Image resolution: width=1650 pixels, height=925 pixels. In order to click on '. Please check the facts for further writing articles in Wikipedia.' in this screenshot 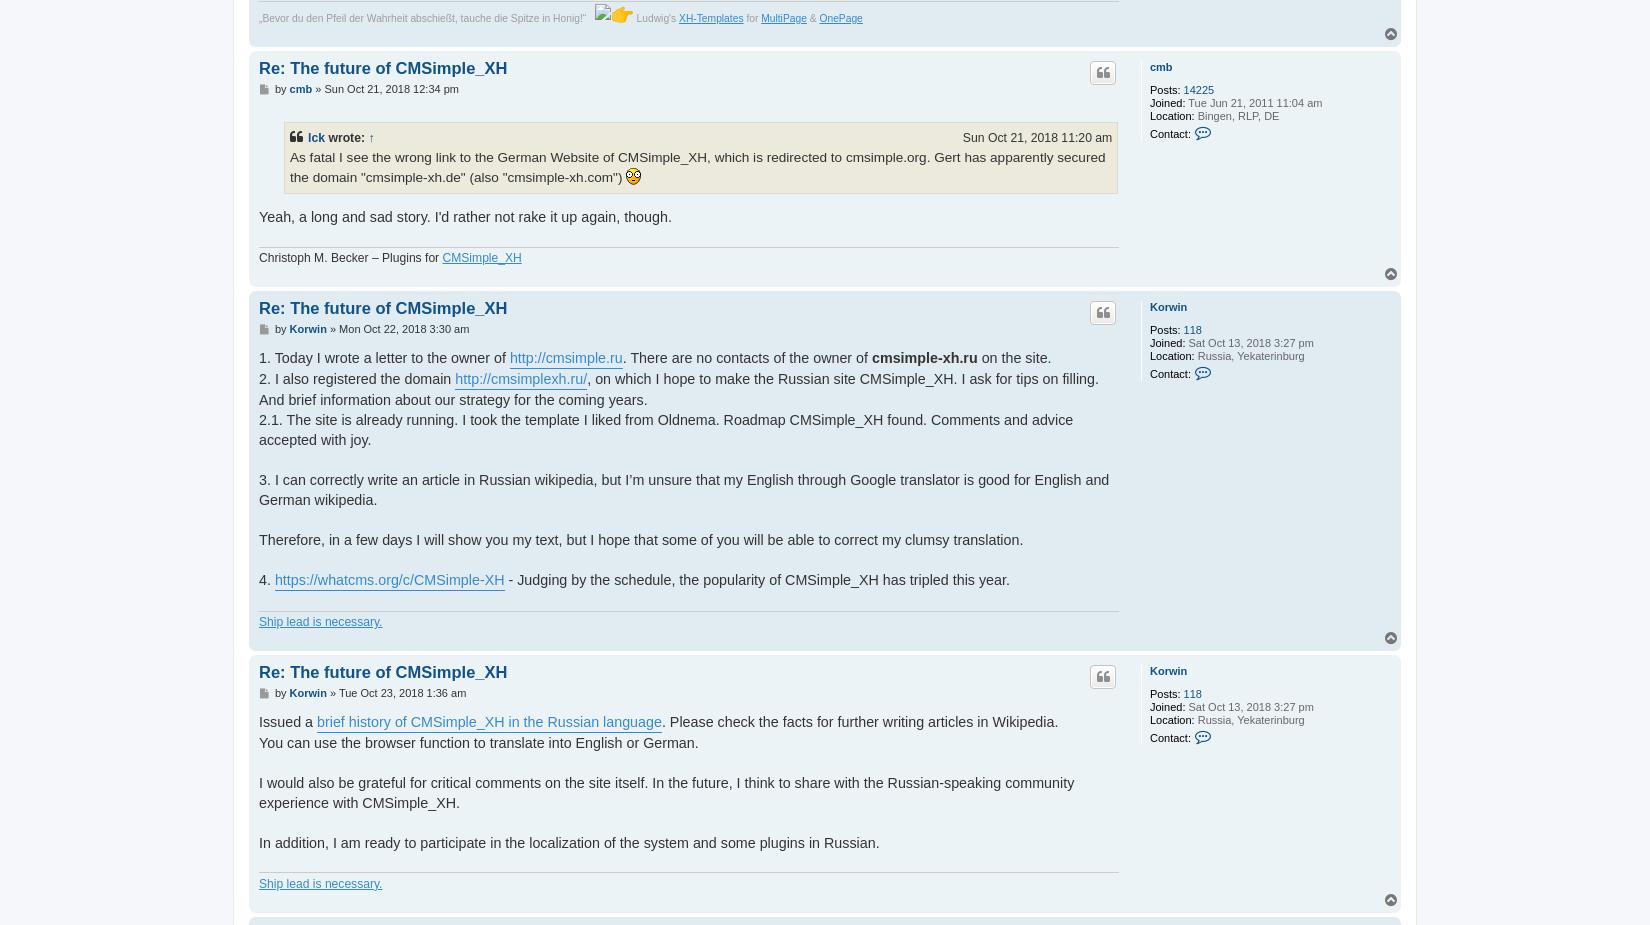, I will do `click(859, 721)`.